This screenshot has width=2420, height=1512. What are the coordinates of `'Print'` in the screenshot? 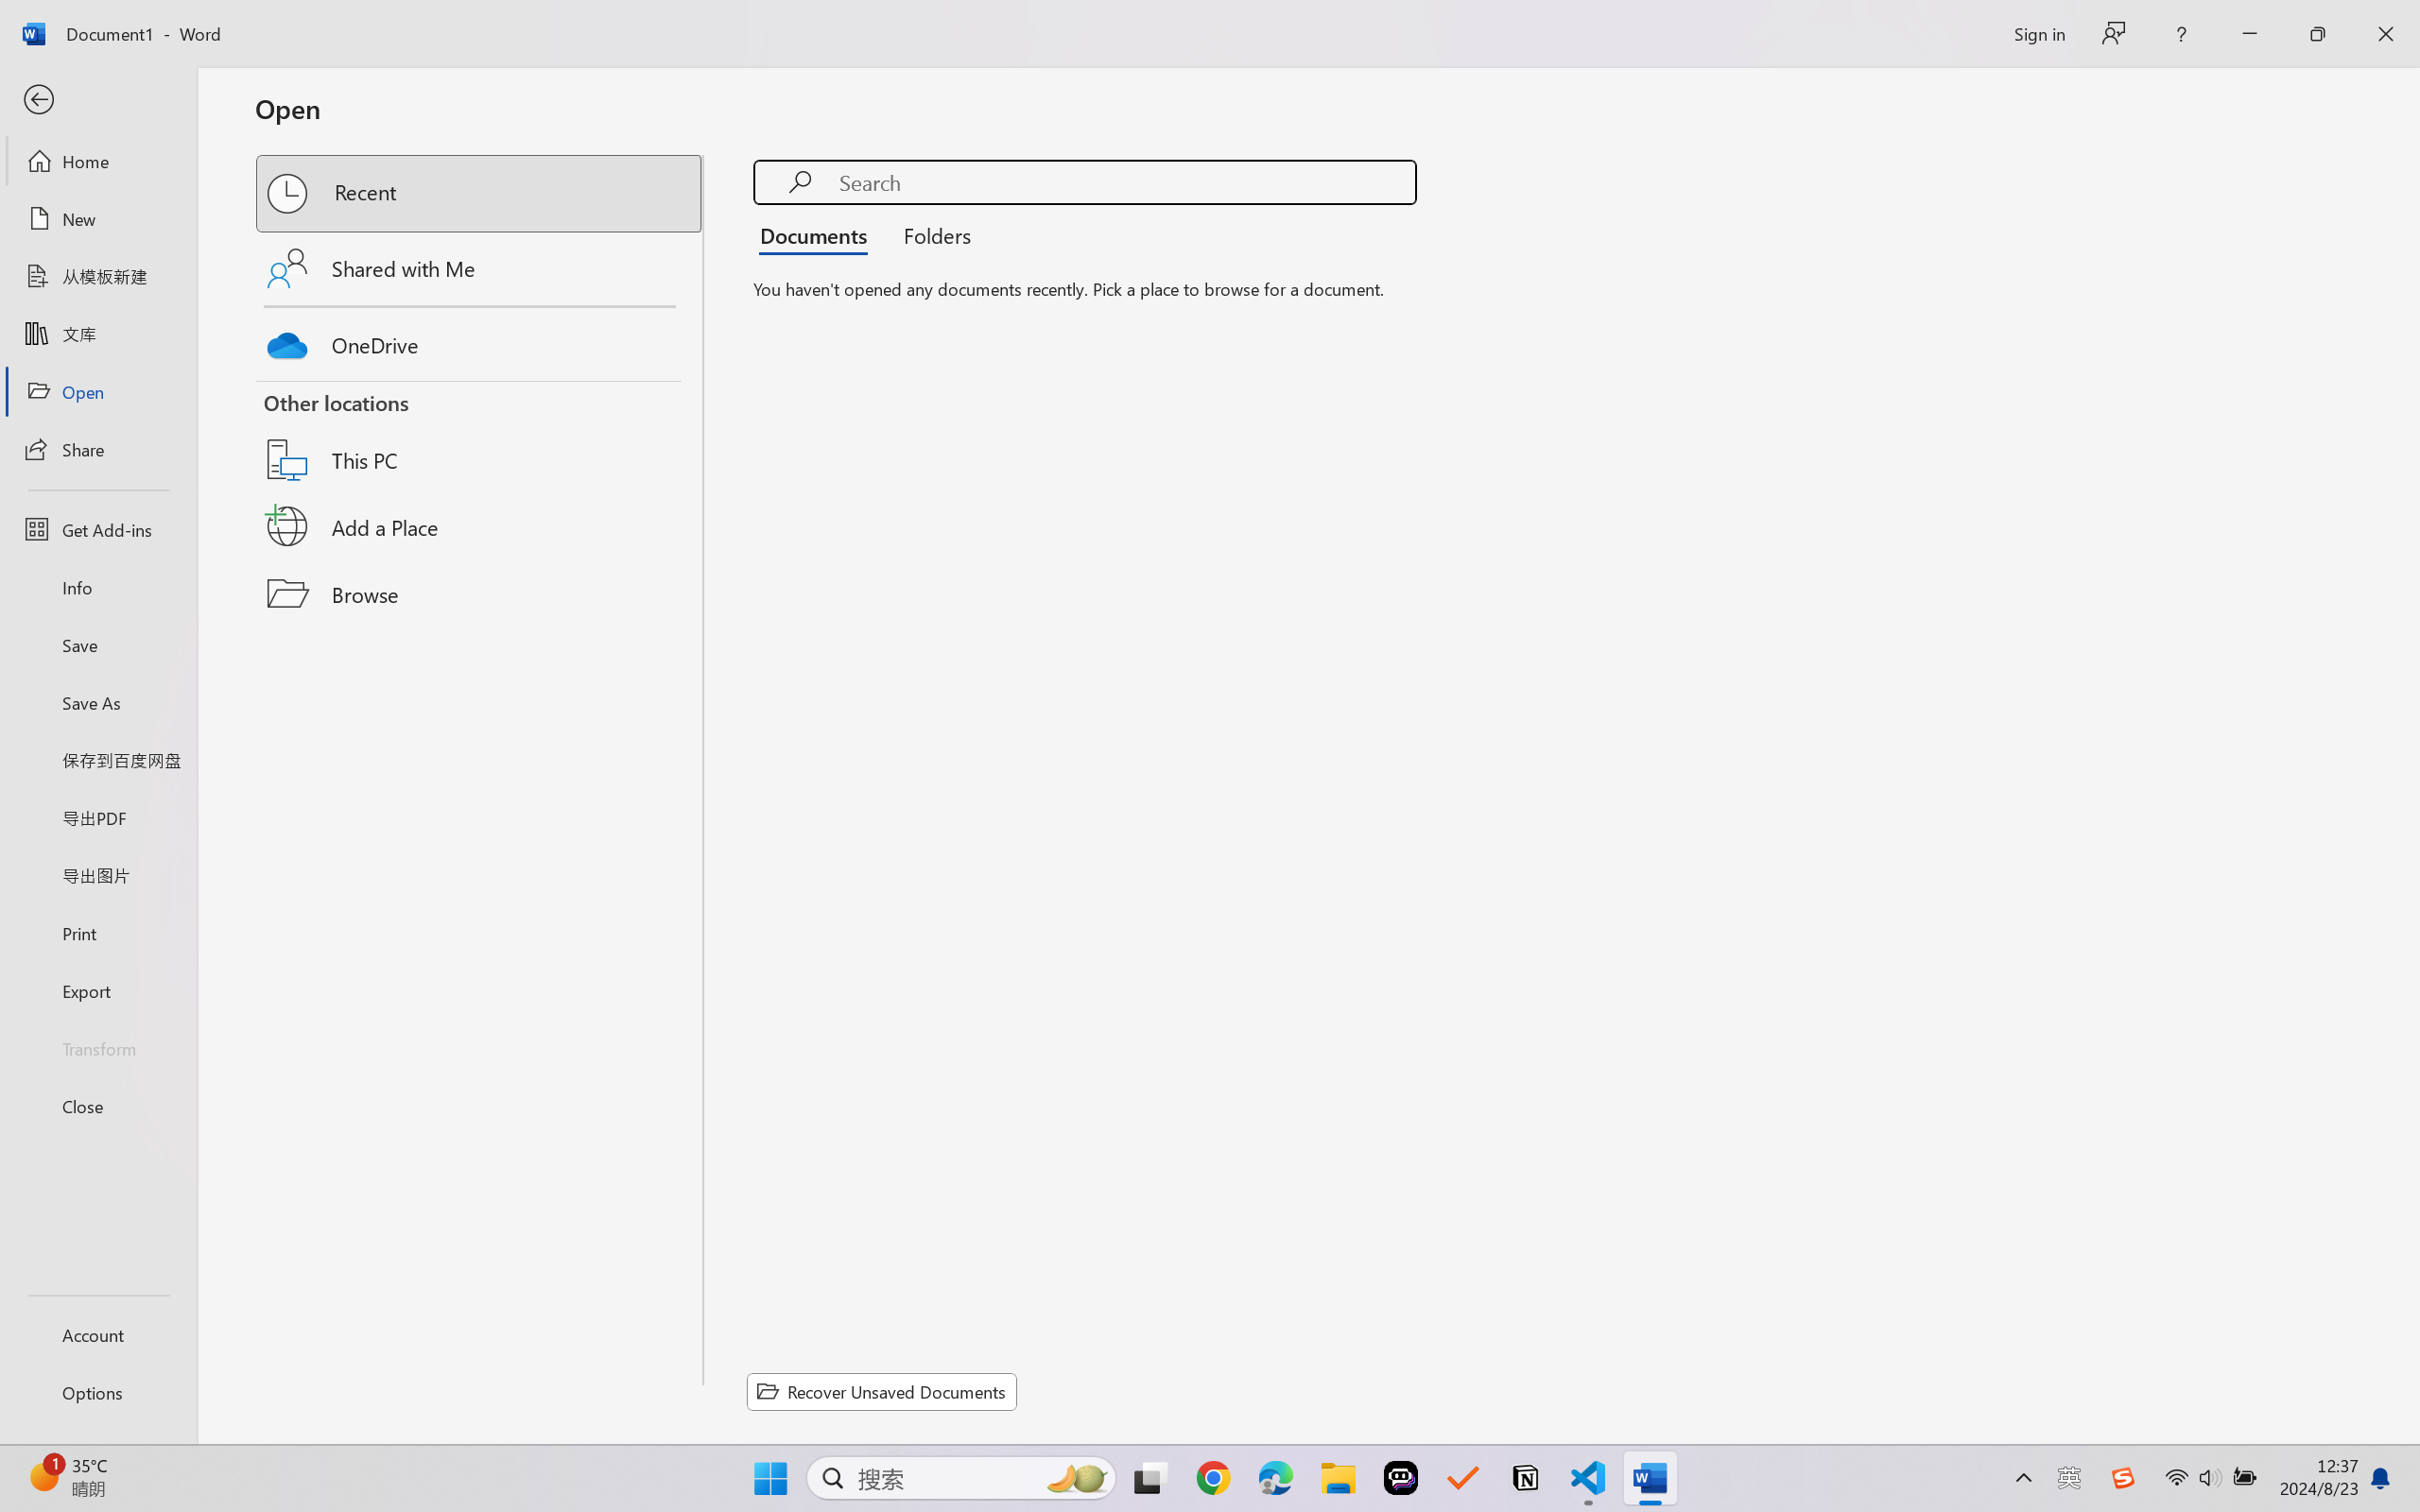 It's located at (97, 933).